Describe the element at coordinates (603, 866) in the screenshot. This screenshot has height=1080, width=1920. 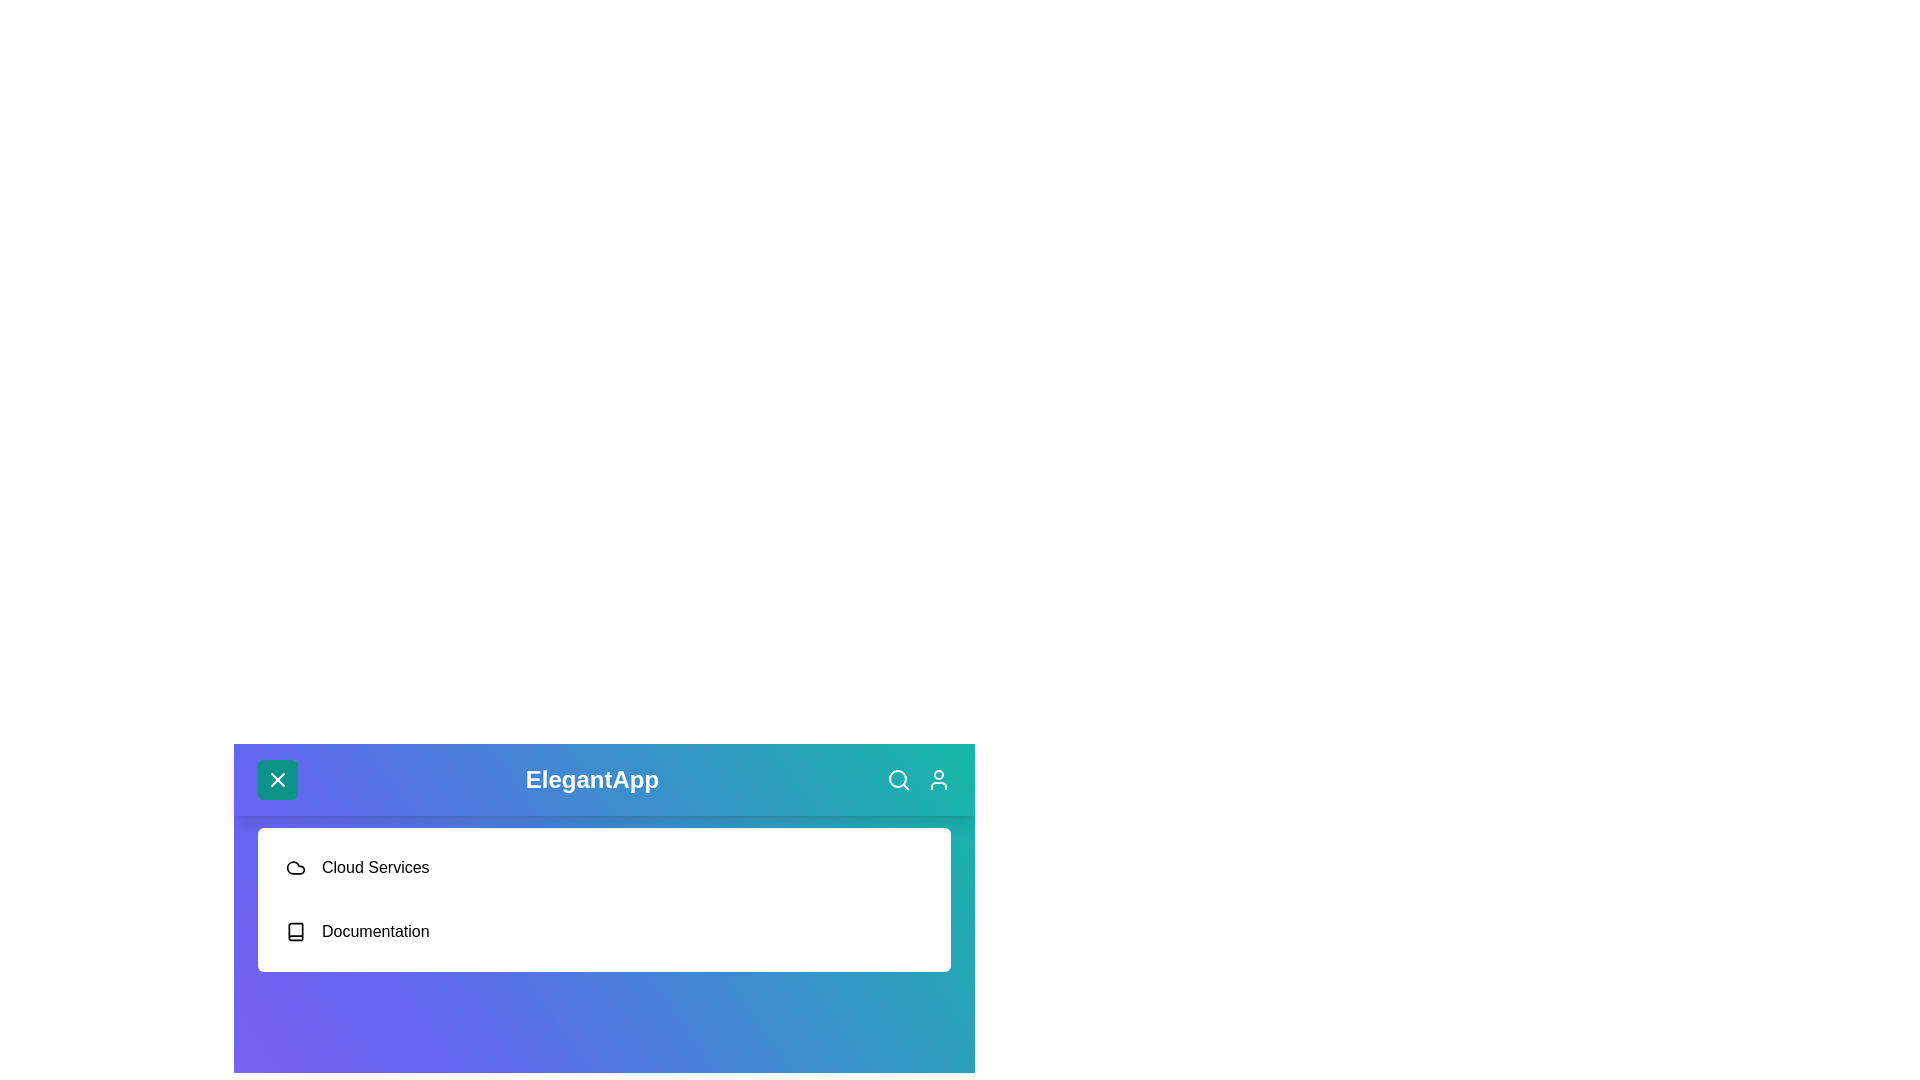
I see `the 'Cloud Services' menu item to navigate` at that location.